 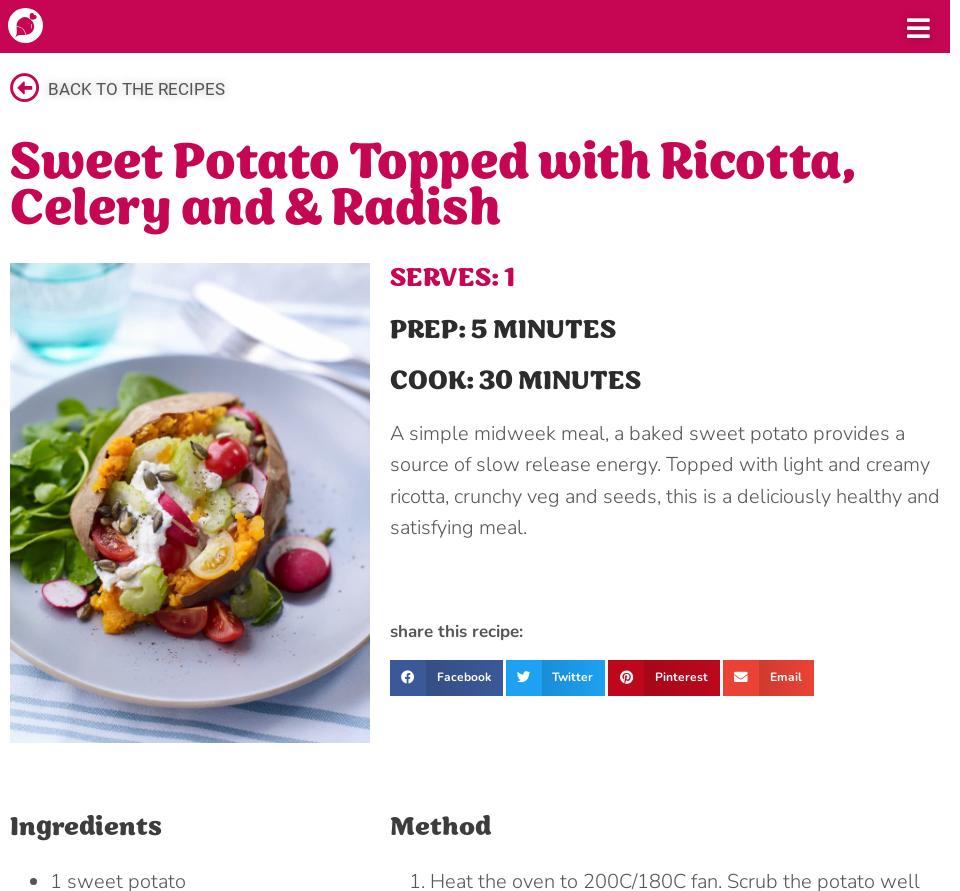 What do you see at coordinates (681, 675) in the screenshot?
I see `'Pinterest'` at bounding box center [681, 675].